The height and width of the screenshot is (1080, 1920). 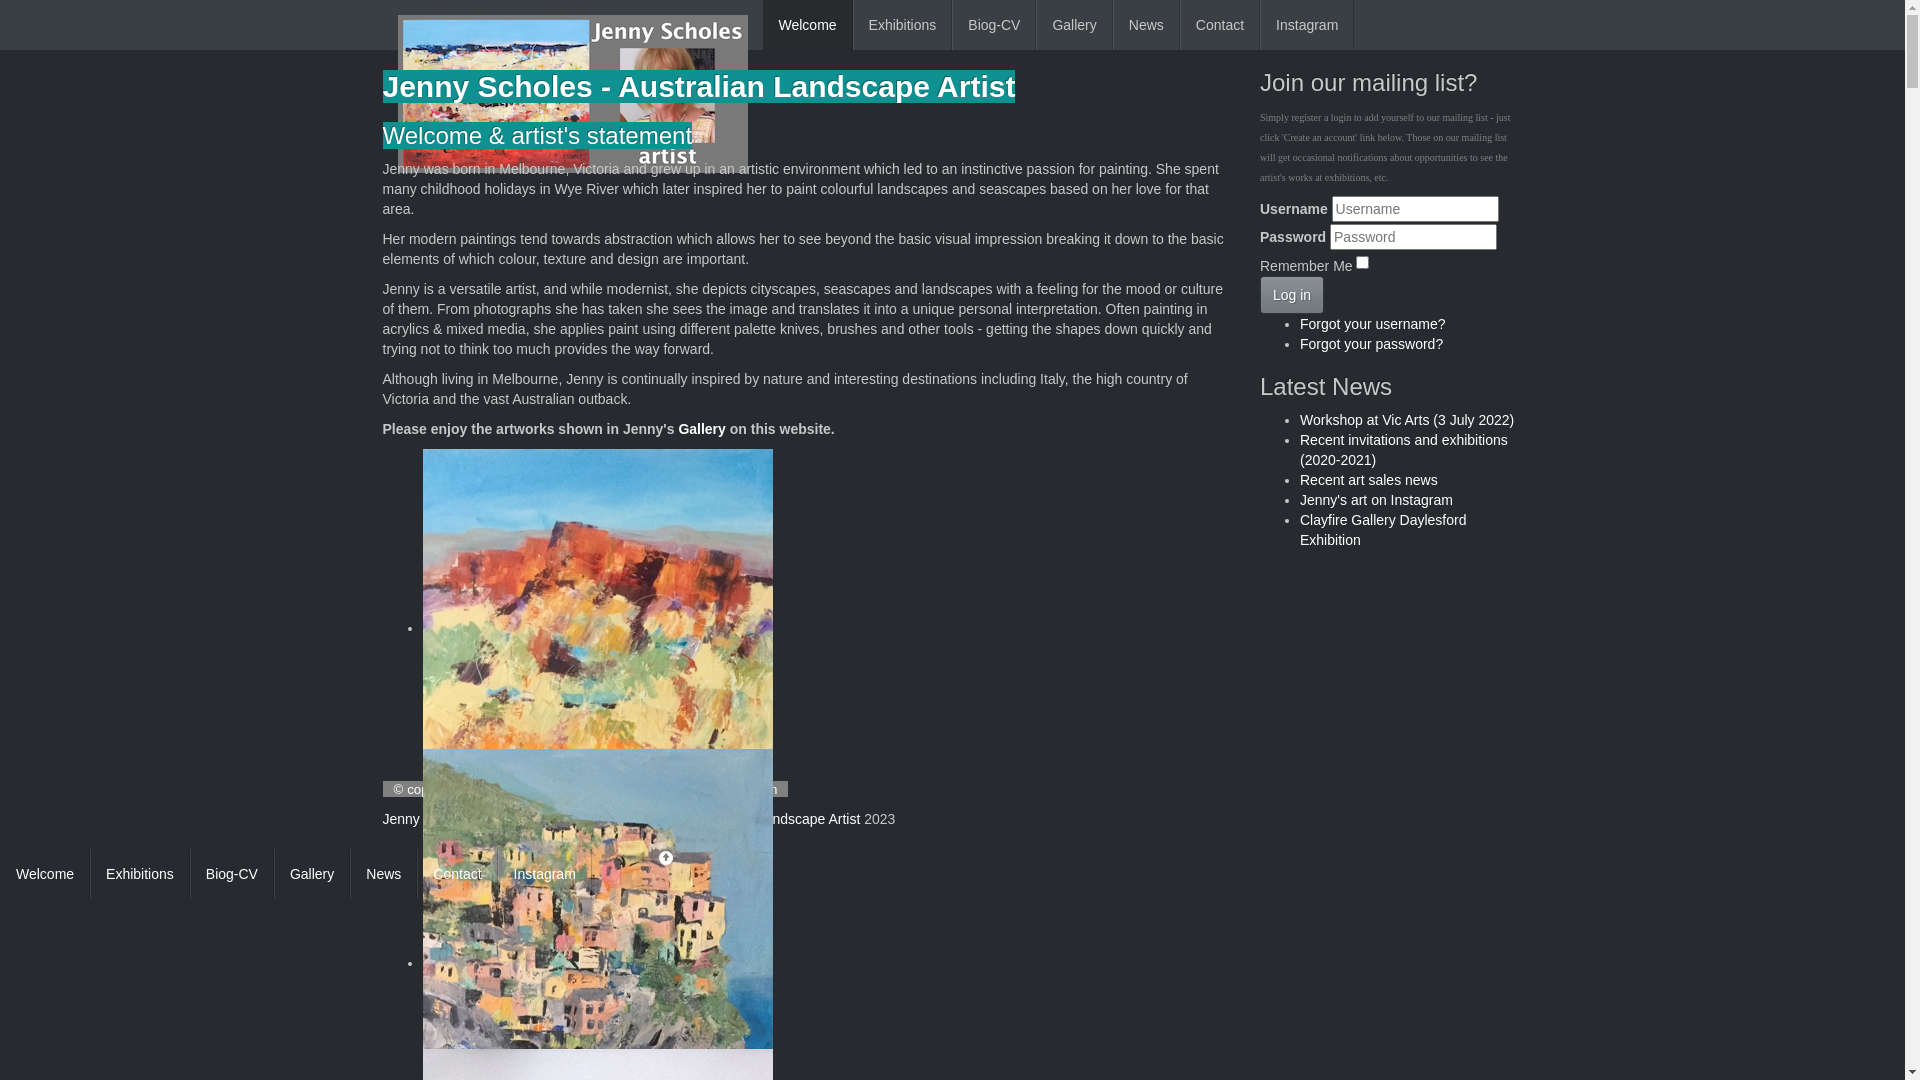 What do you see at coordinates (1218, 24) in the screenshot?
I see `'Contact'` at bounding box center [1218, 24].